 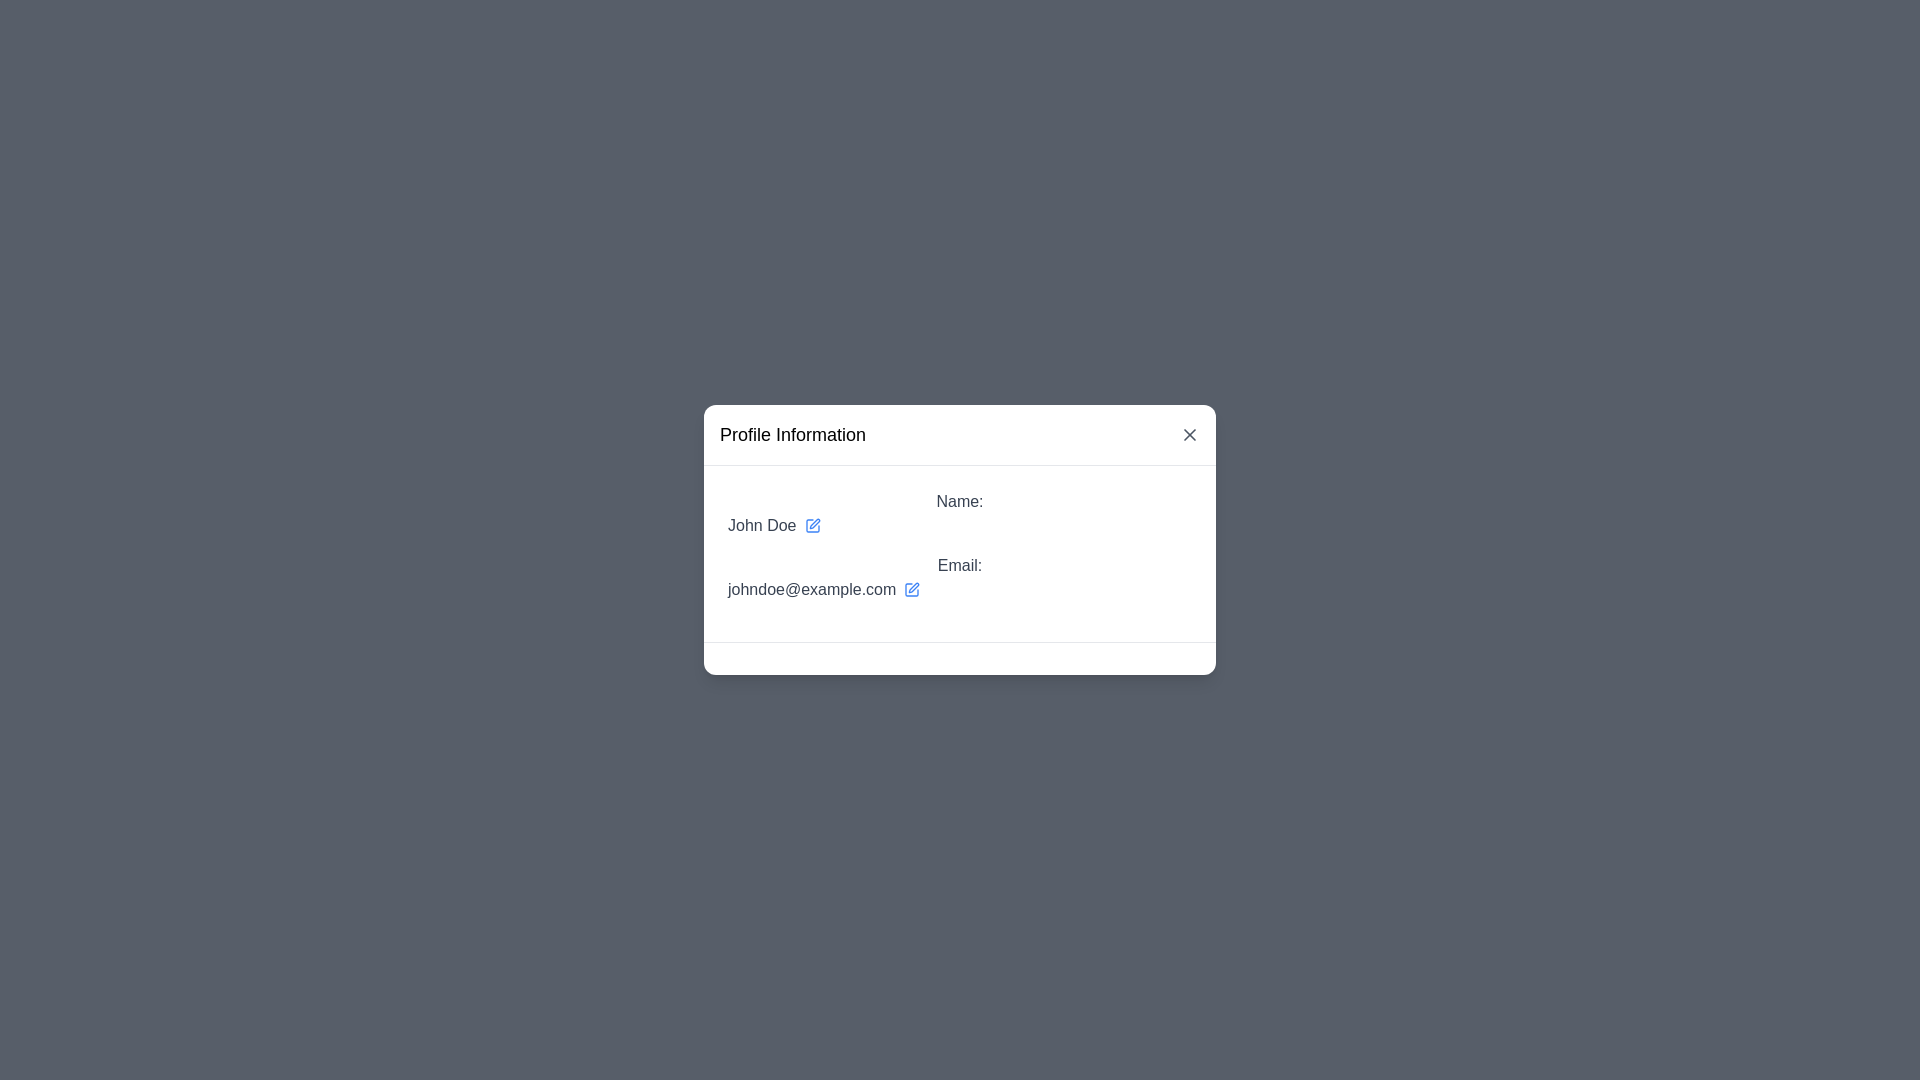 I want to click on the close button located in the top-right corner of the 'Profile Information' card, so click(x=1190, y=434).